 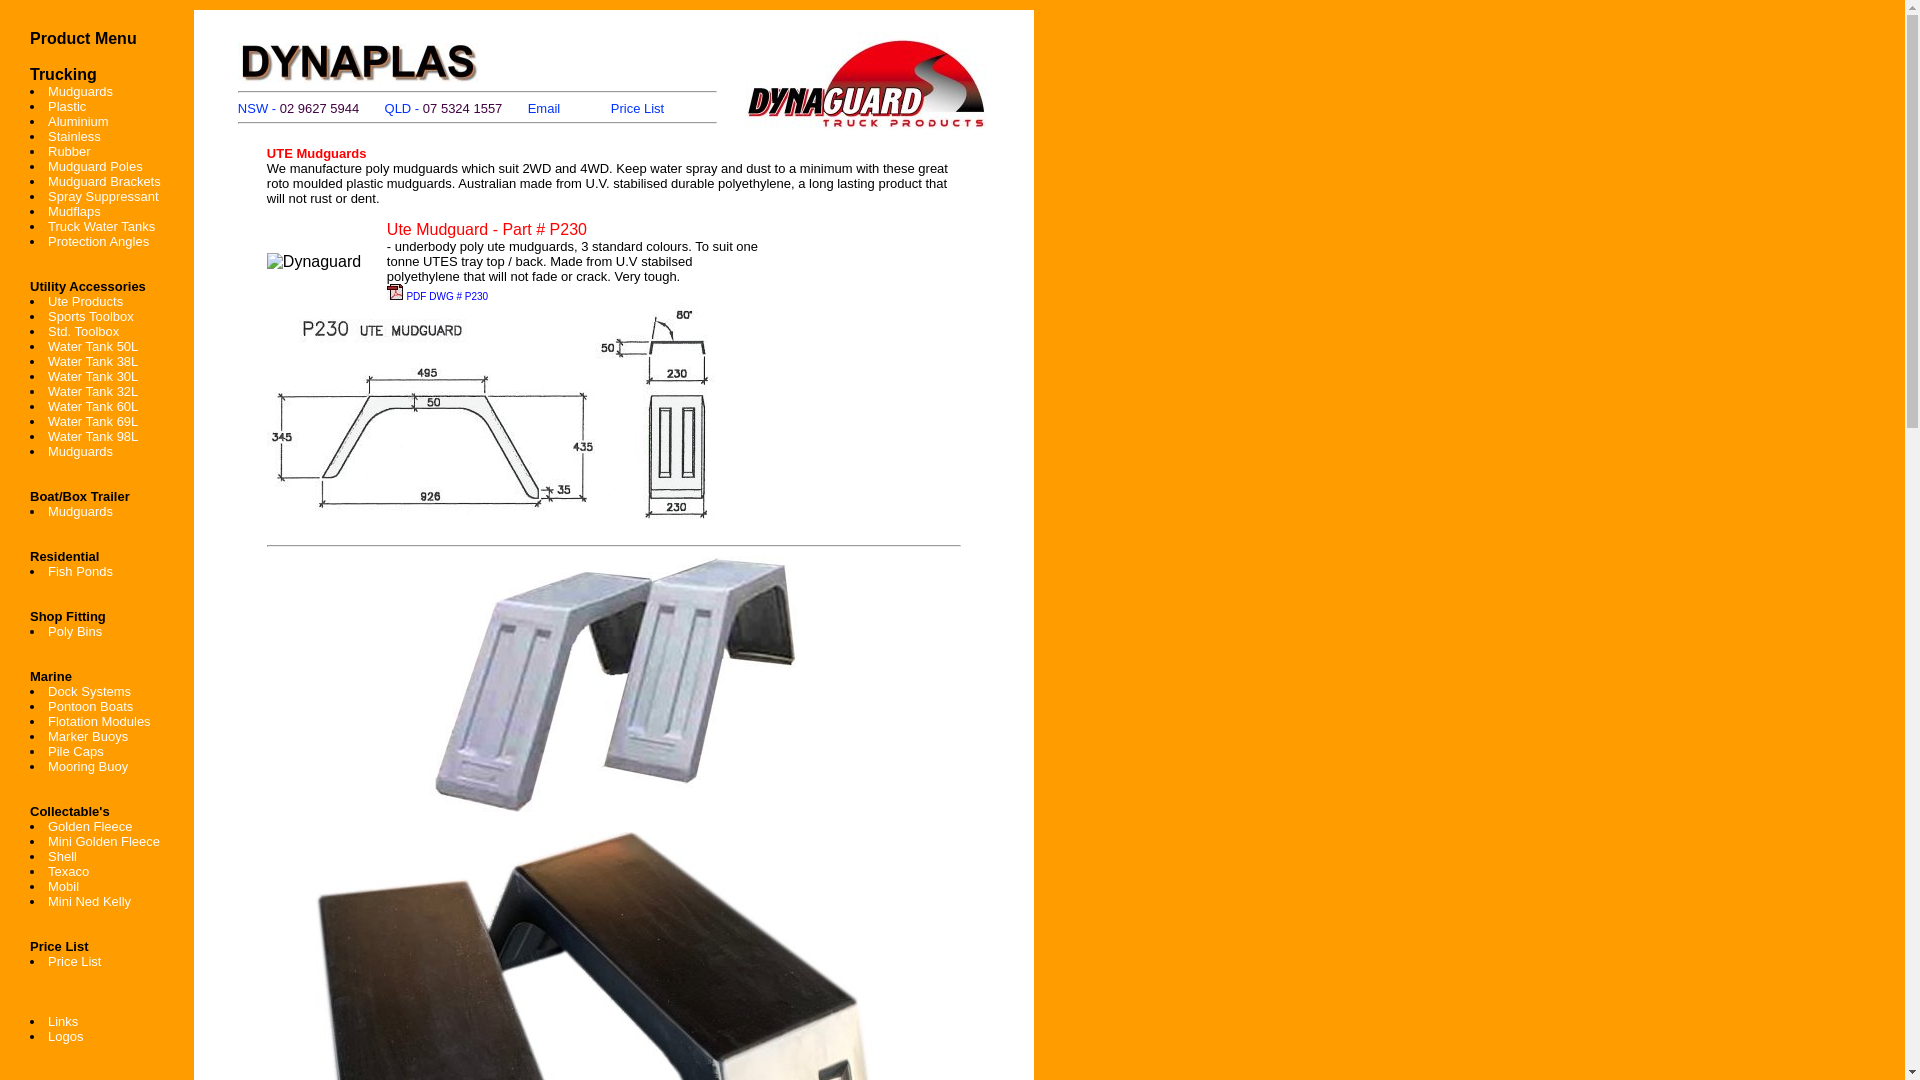 I want to click on 'Mudguard Brackets', so click(x=48, y=181).